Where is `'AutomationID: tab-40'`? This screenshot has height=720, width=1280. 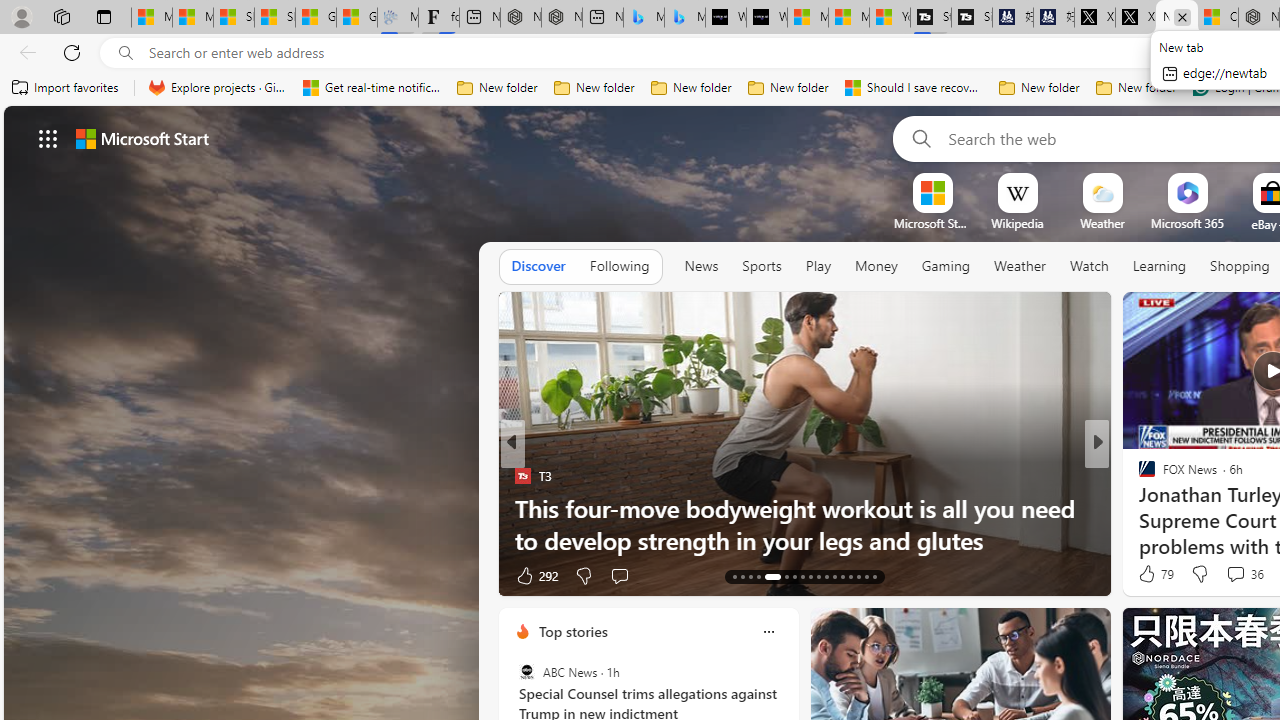
'AutomationID: tab-40' is located at coordinates (874, 577).